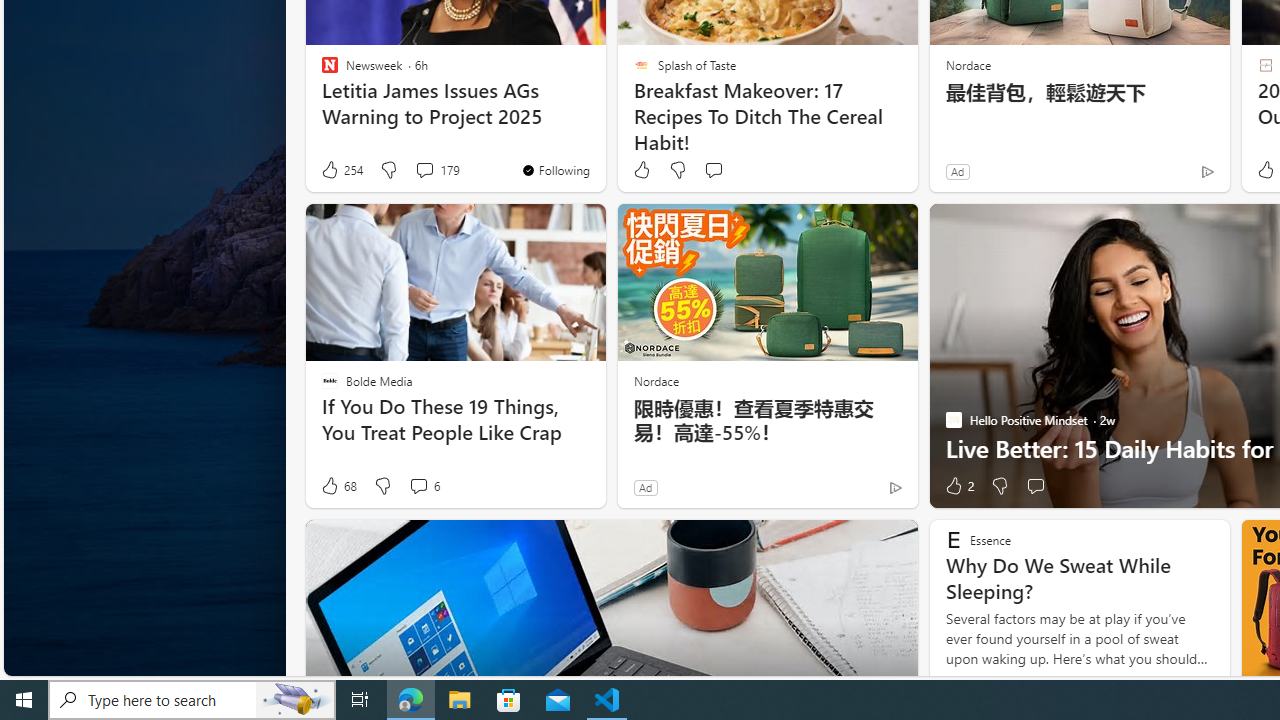 The image size is (1280, 720). Describe the element at coordinates (999, 486) in the screenshot. I see `'Dislike'` at that location.